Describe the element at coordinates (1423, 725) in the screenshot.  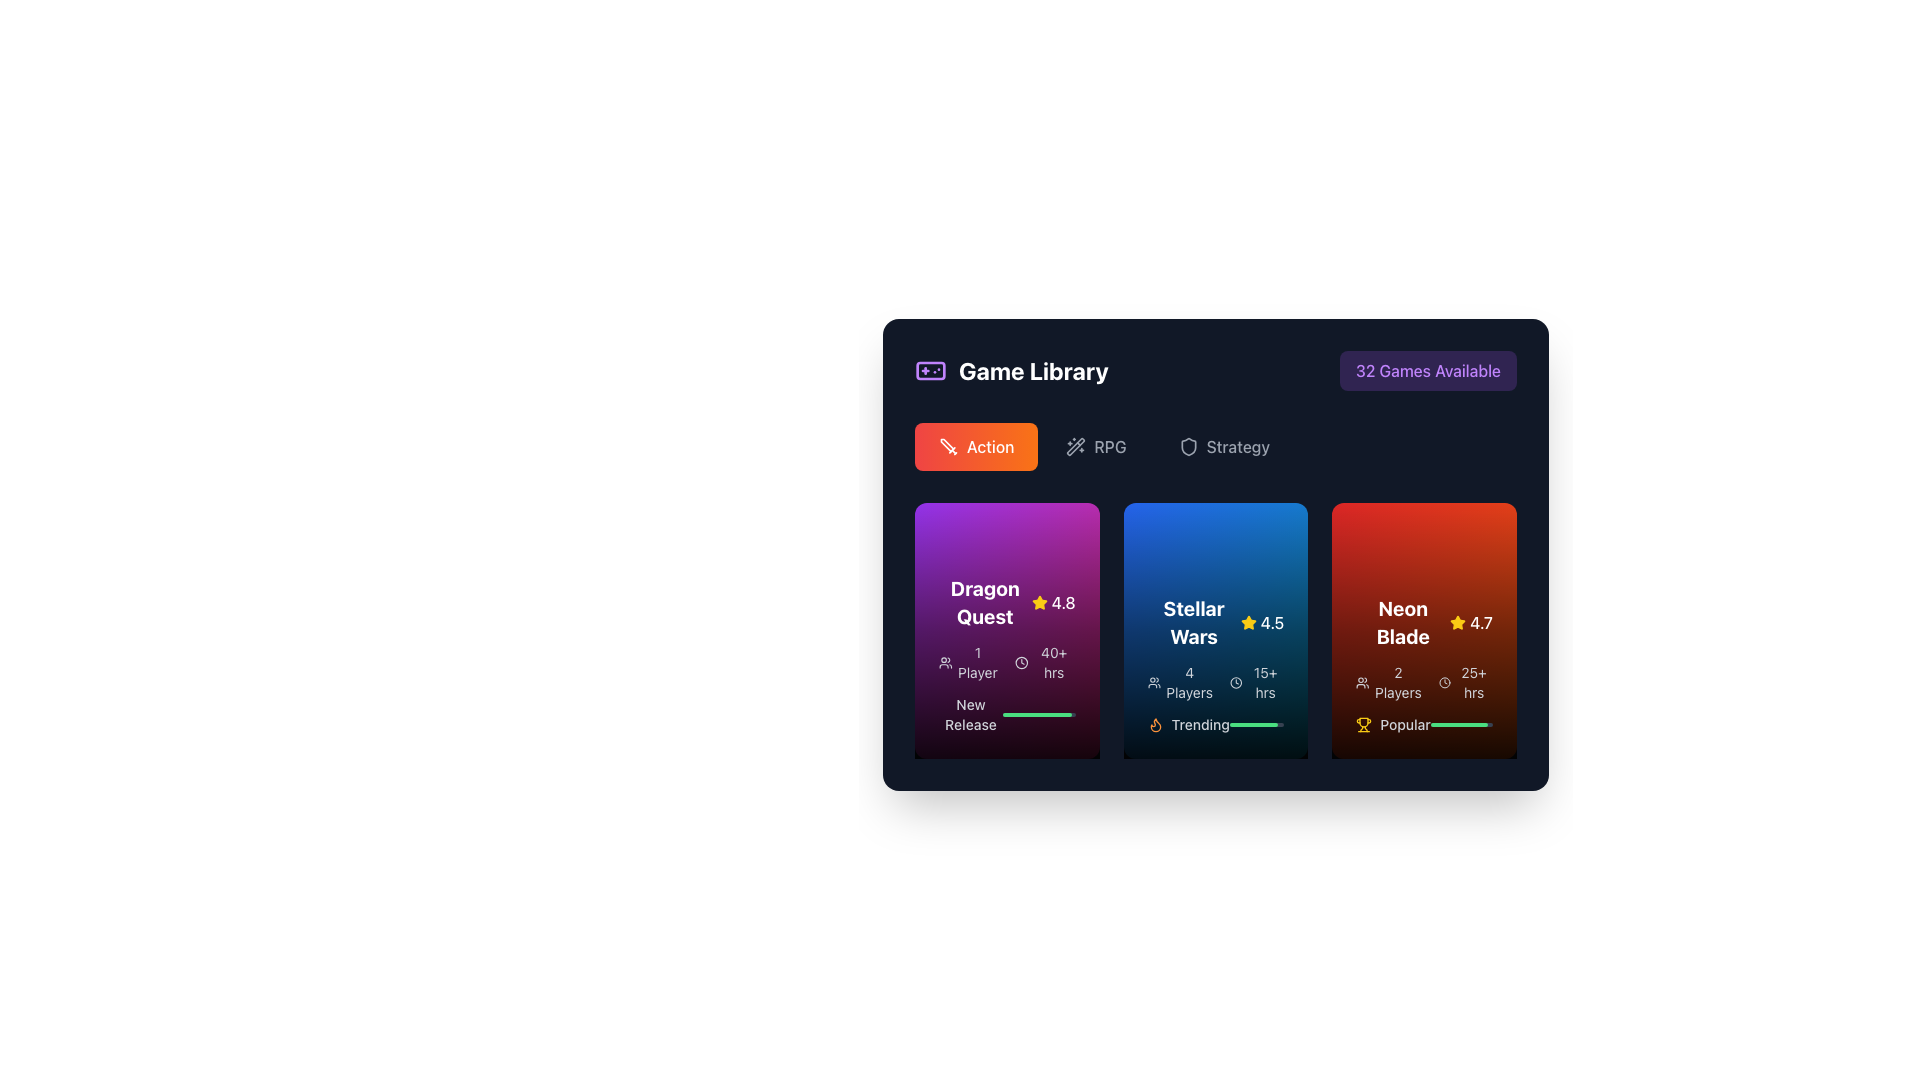
I see `text 'Popular' from the informational label with trophy icon and progress bar located at the bottom of the 'Neon Blade' game card` at that location.